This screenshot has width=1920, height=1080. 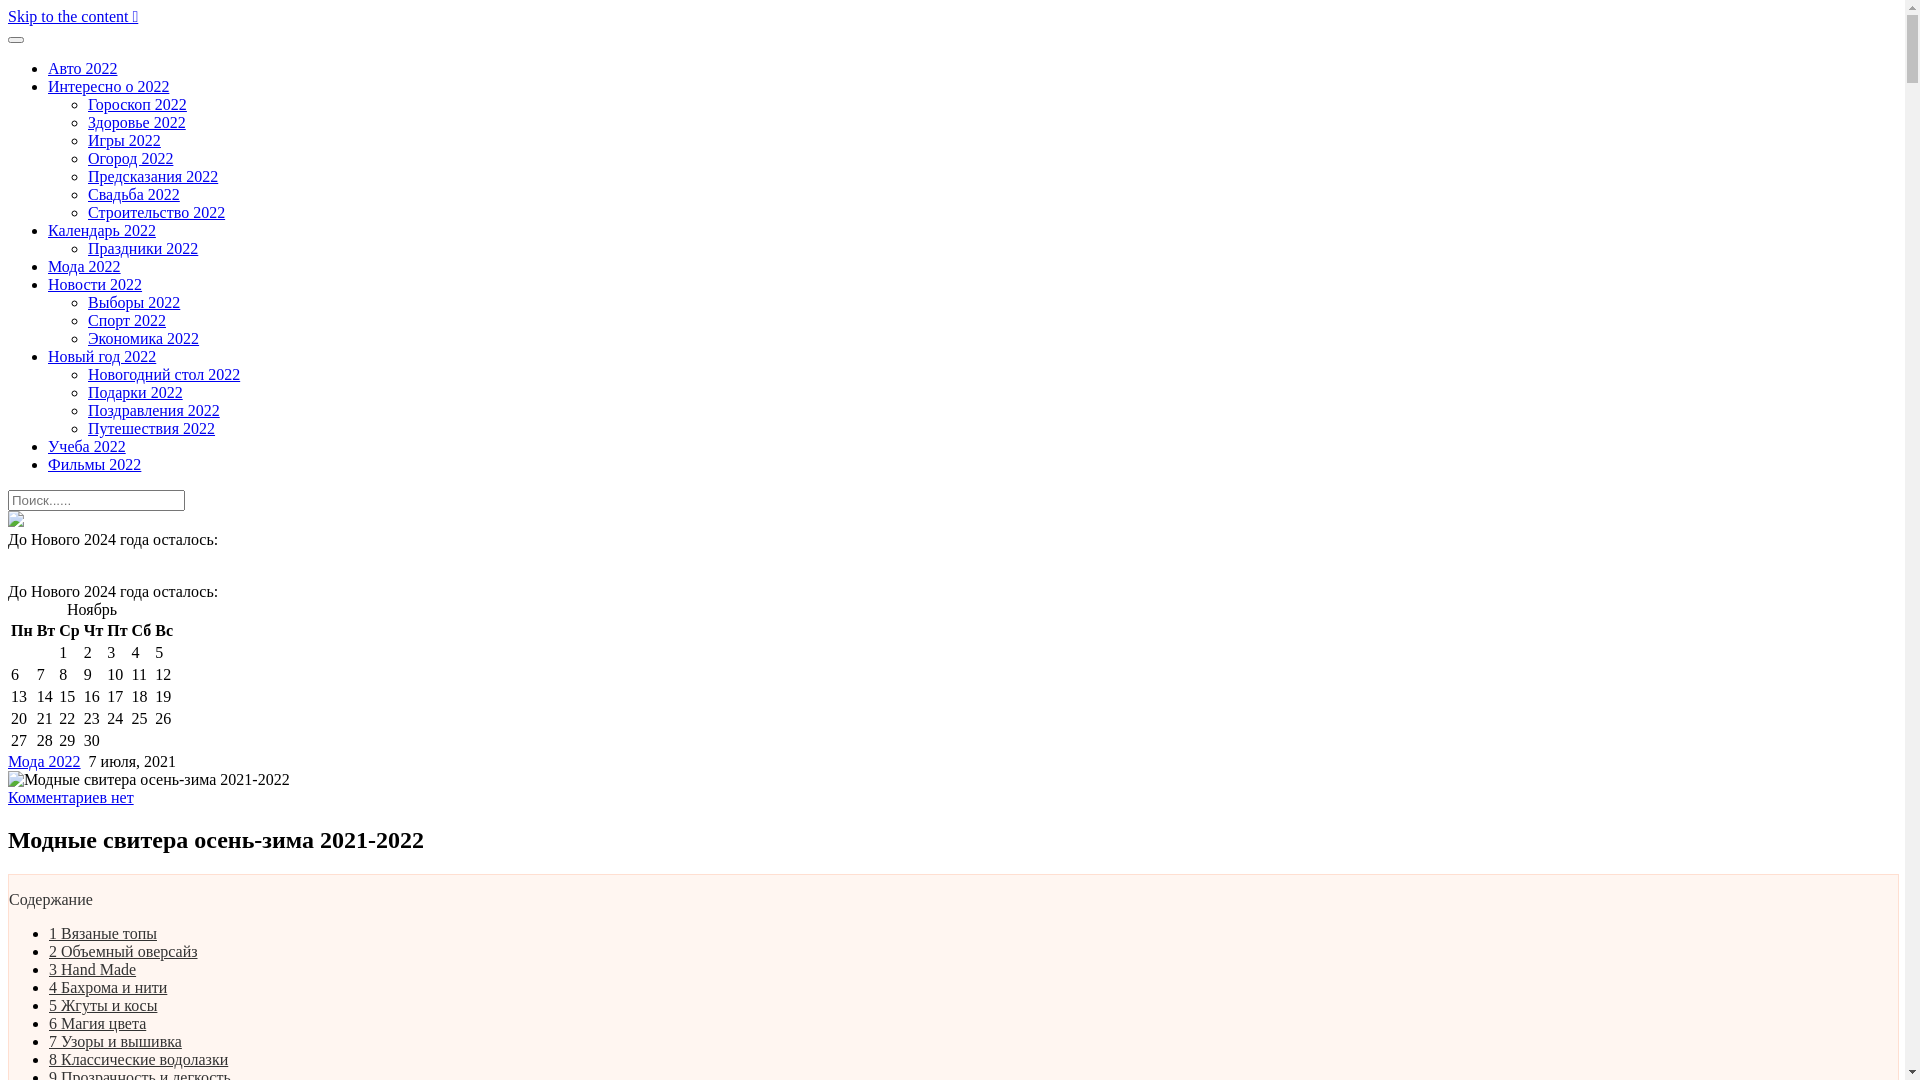 What do you see at coordinates (48, 968) in the screenshot?
I see `'3 Hand Made'` at bounding box center [48, 968].